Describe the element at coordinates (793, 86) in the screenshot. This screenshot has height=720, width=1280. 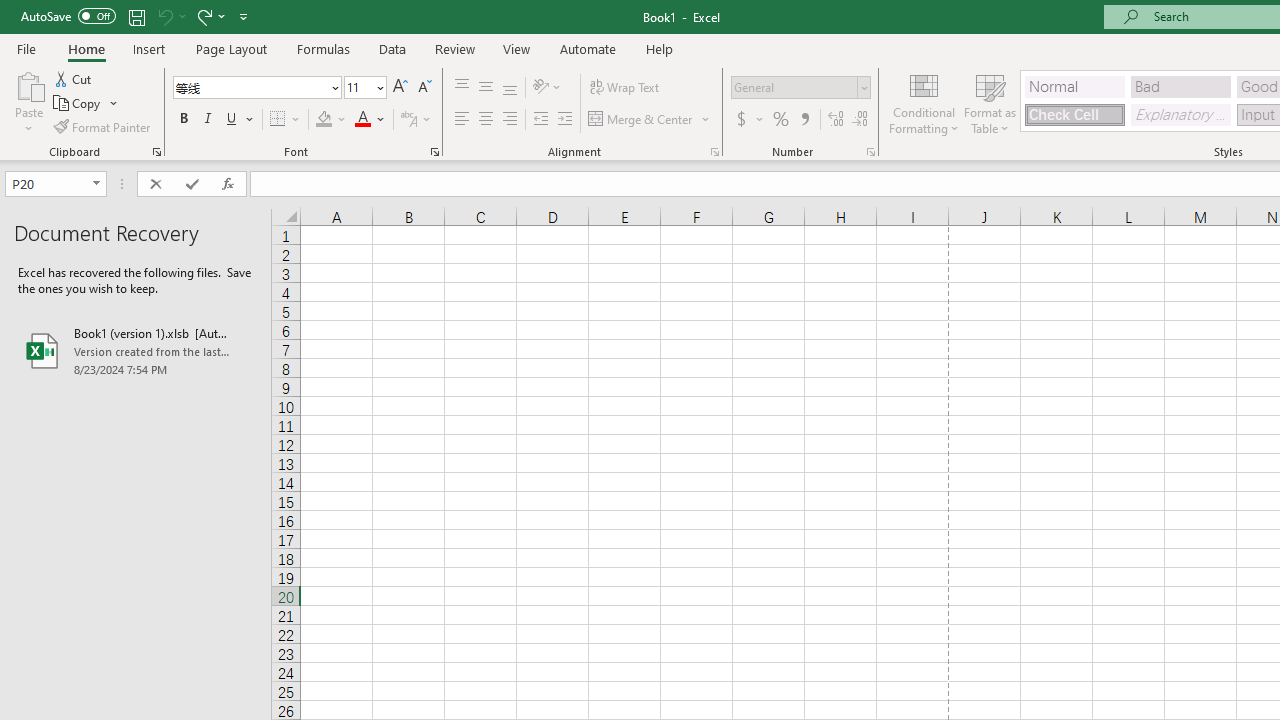
I see `'Number Format'` at that location.